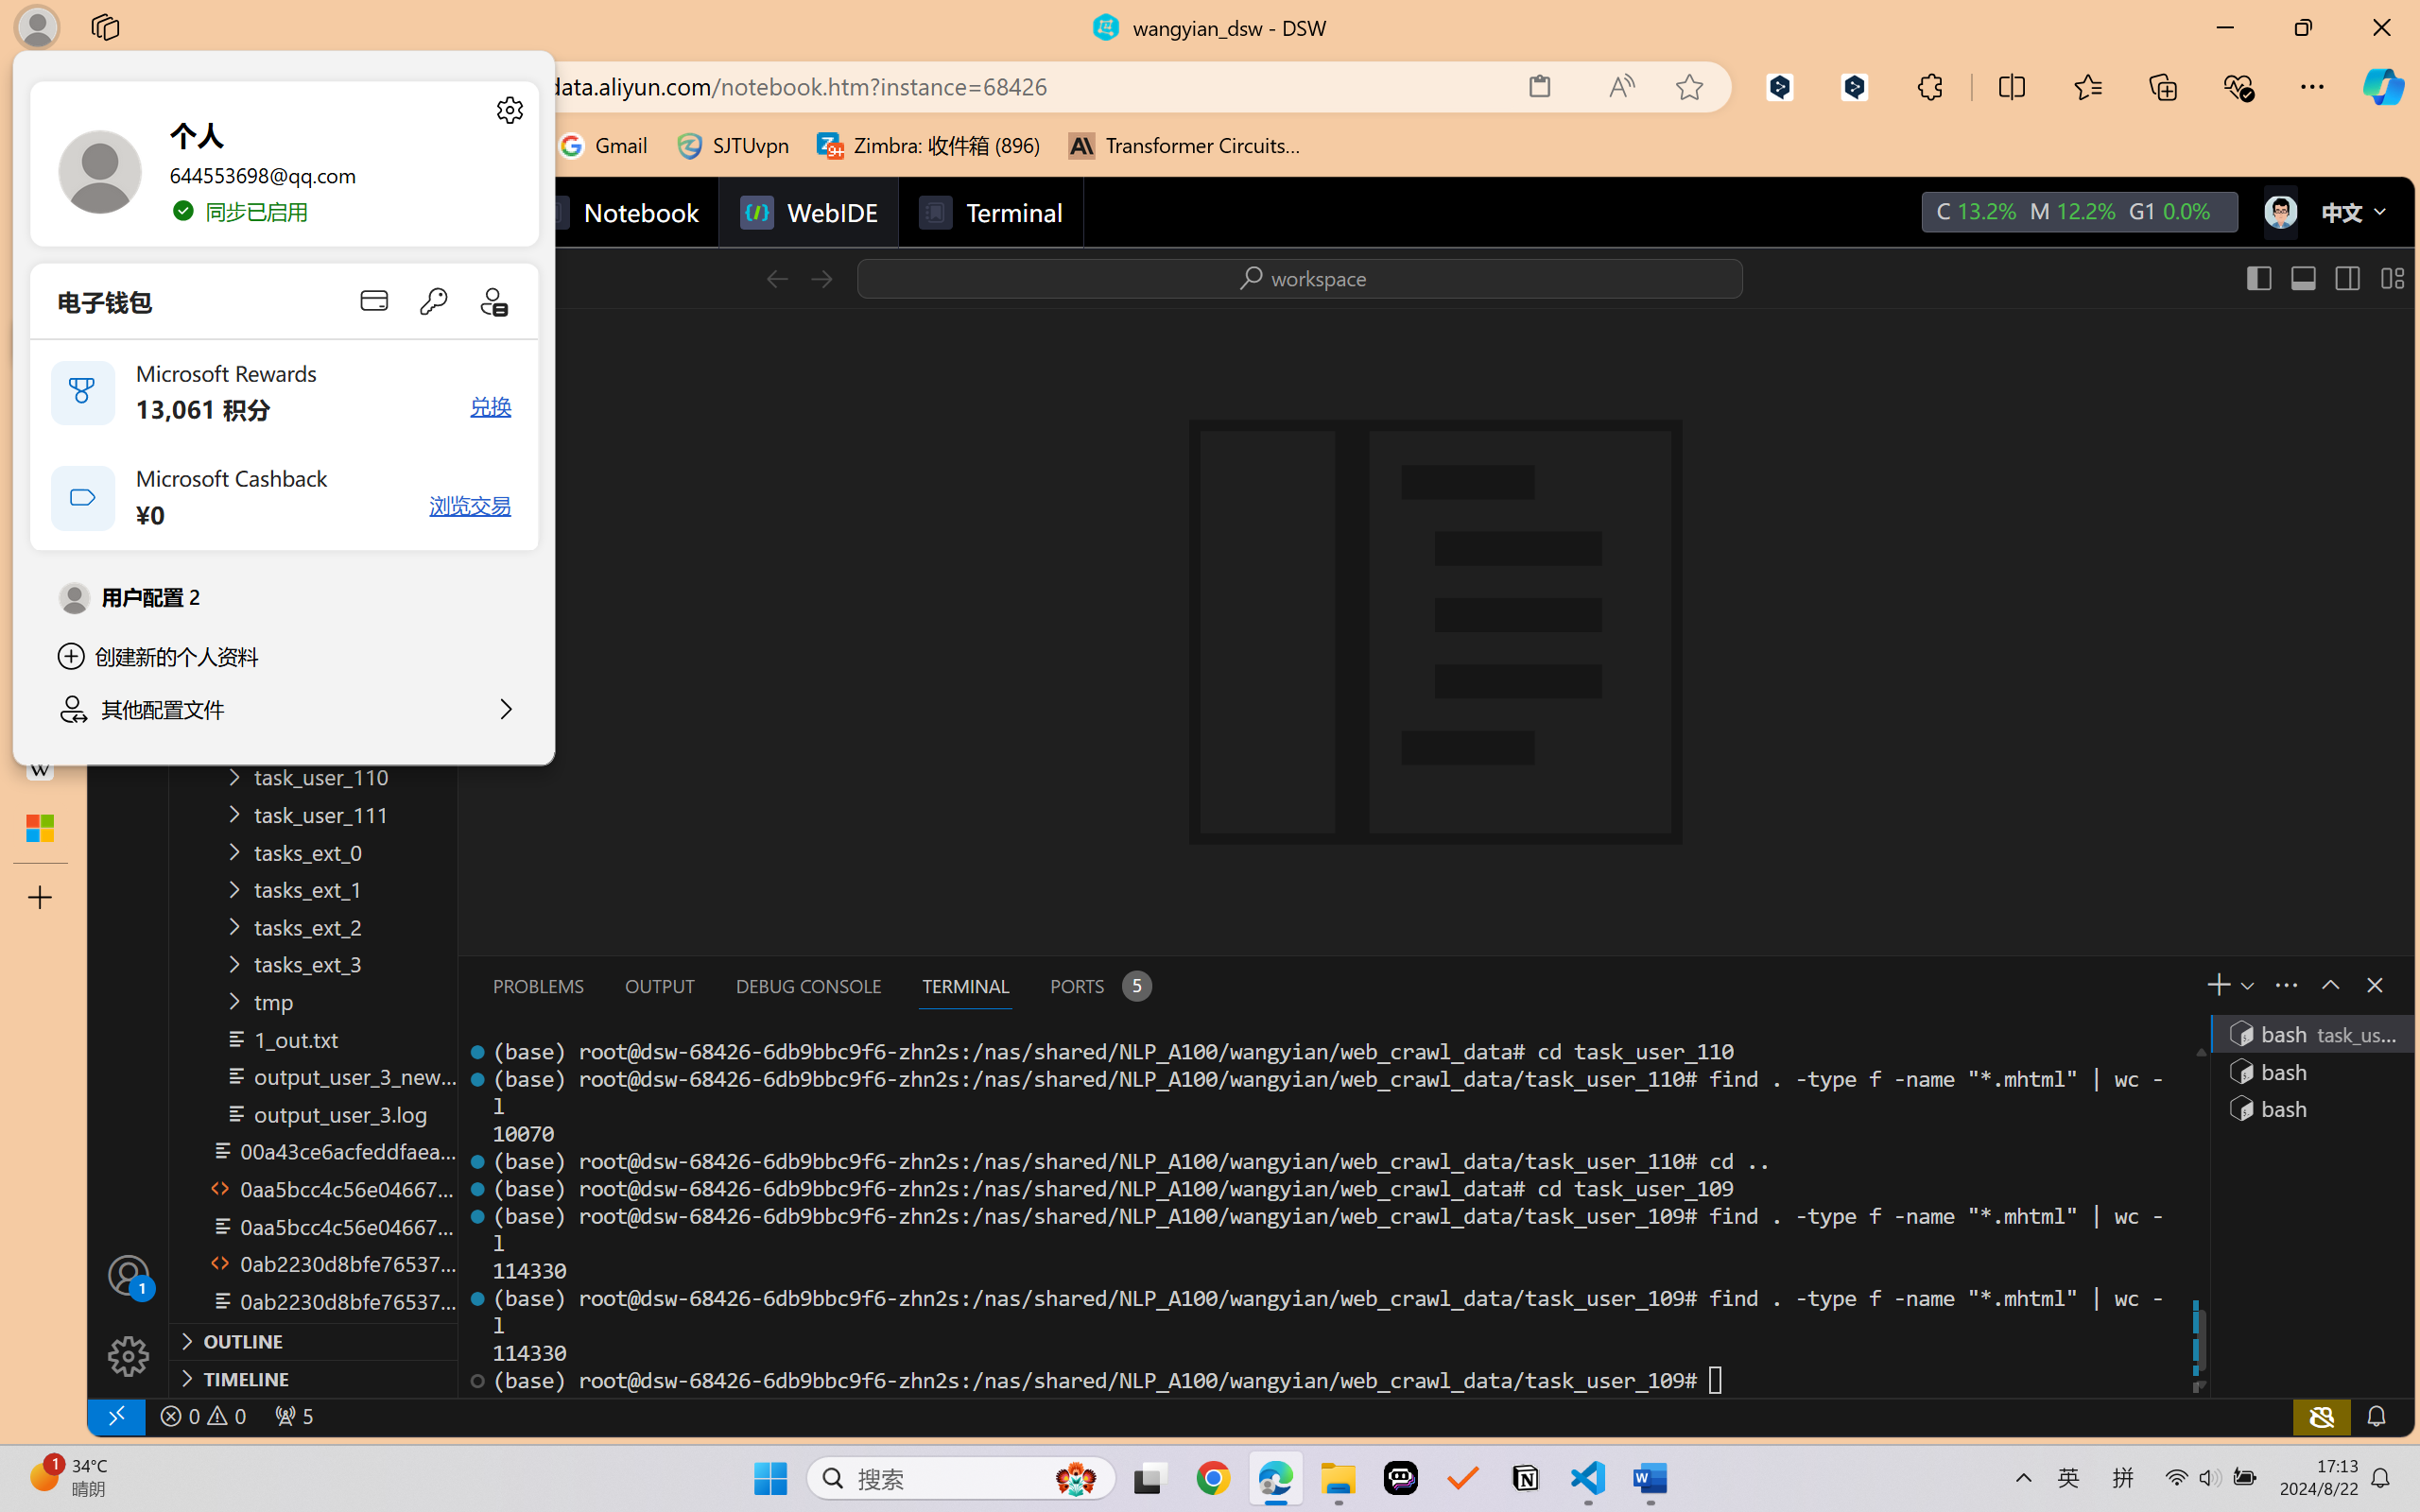 The image size is (2420, 1512). What do you see at coordinates (2323, 277) in the screenshot?
I see `'Title actions'` at bounding box center [2323, 277].